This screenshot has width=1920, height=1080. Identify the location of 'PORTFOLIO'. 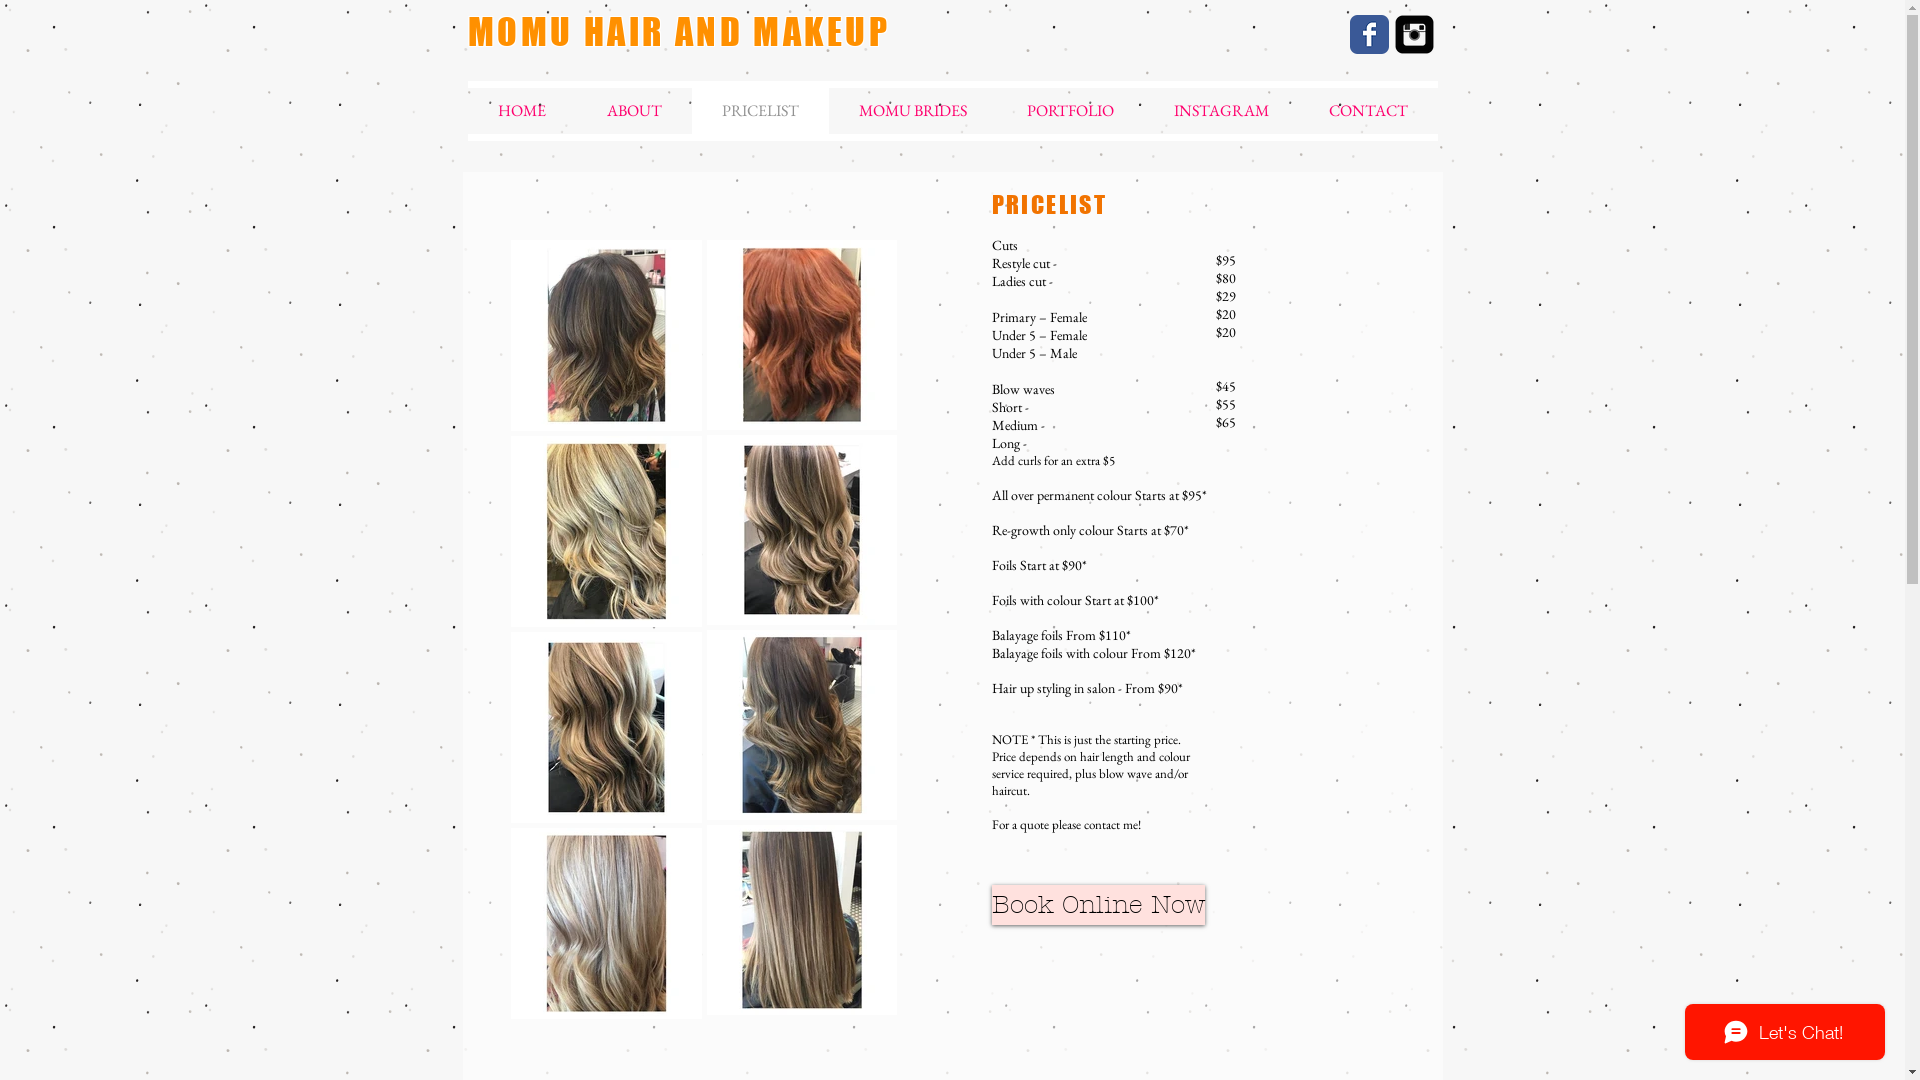
(1068, 111).